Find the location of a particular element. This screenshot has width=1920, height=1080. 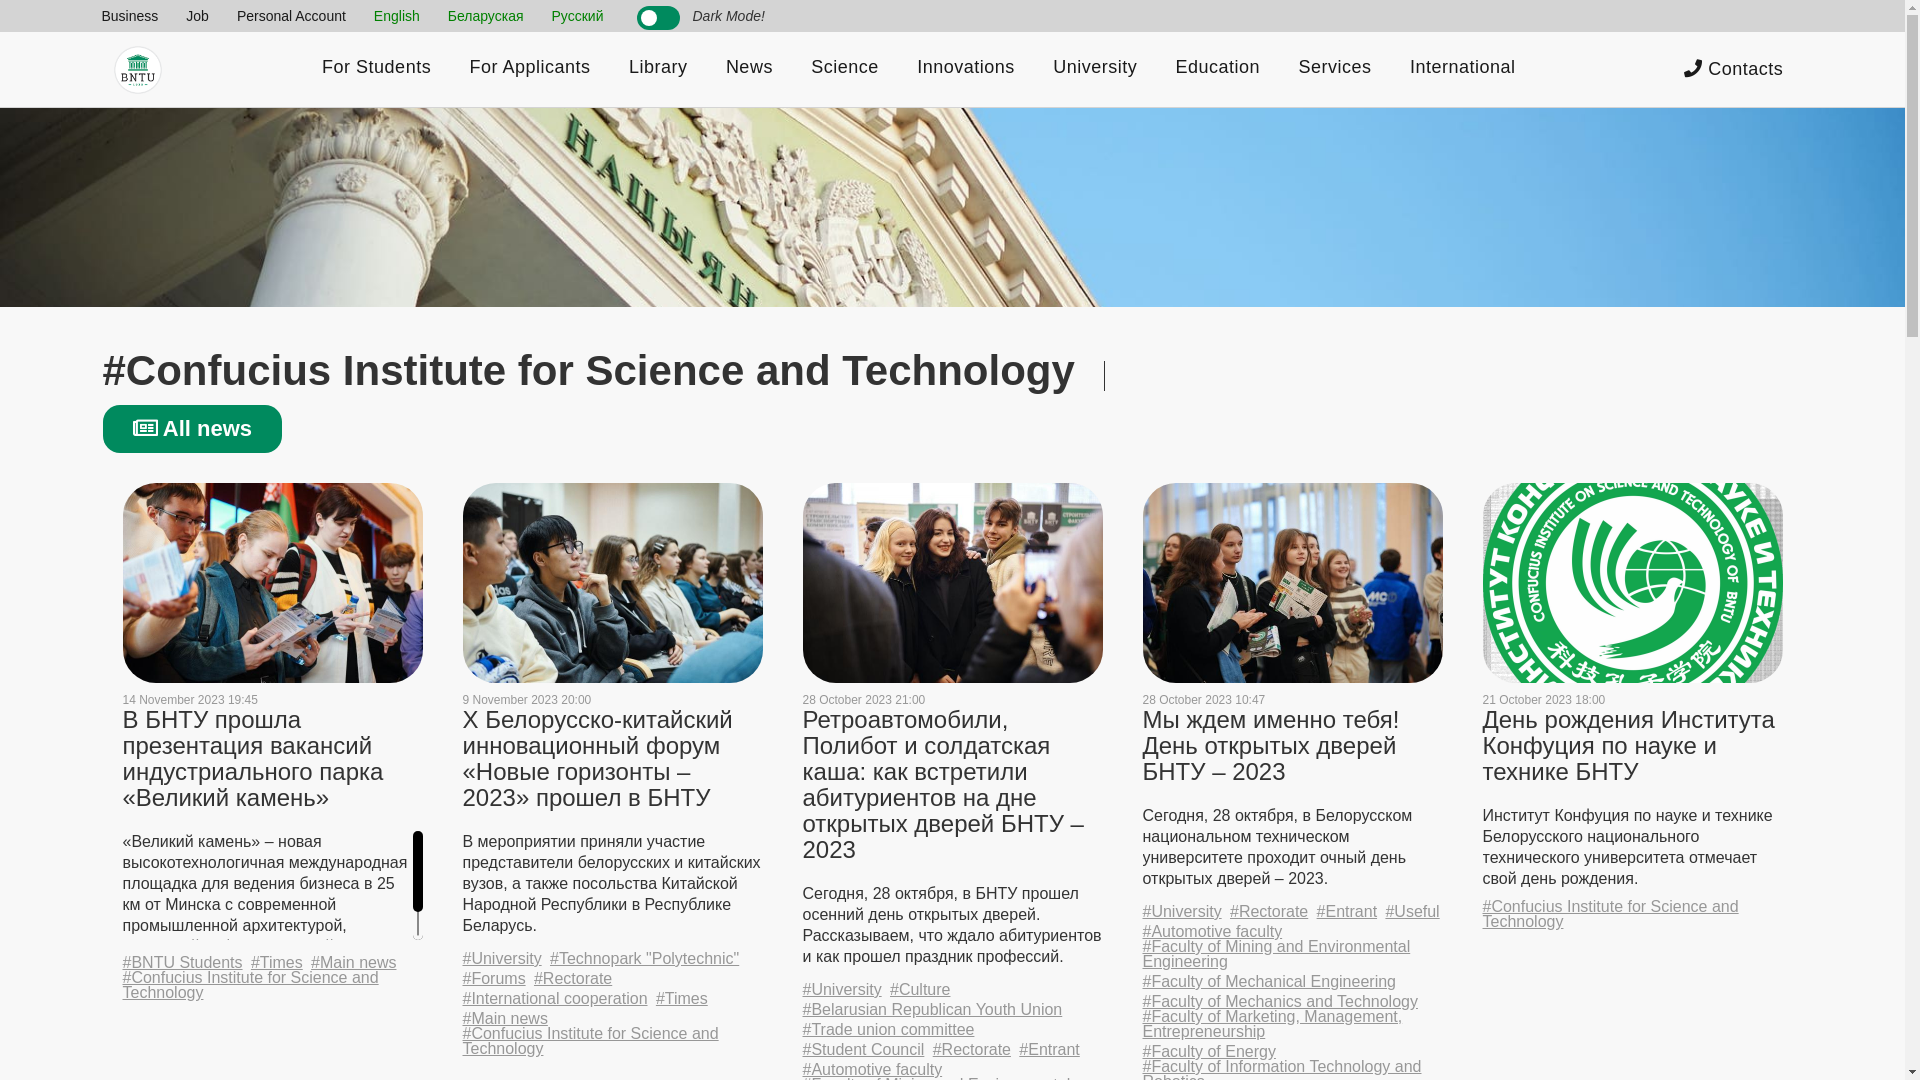

'Library' is located at coordinates (658, 68).